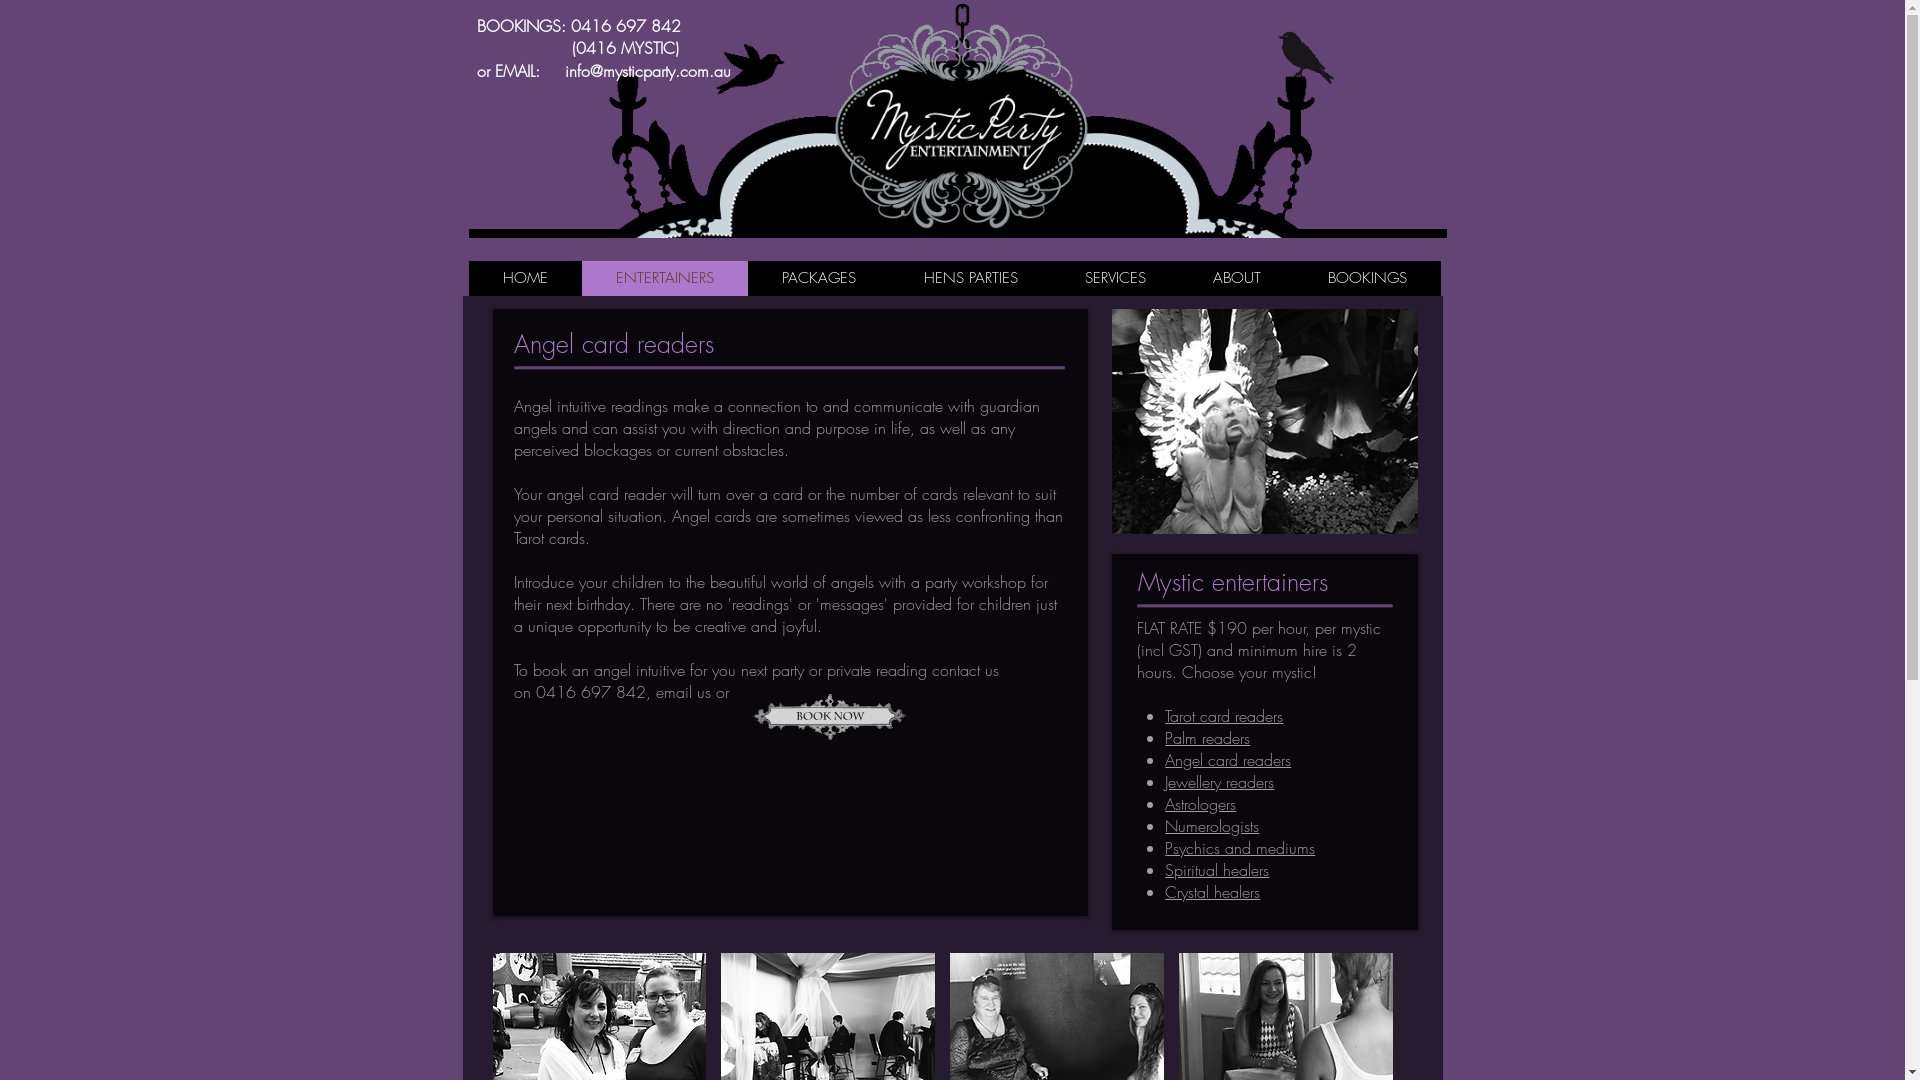  I want to click on 'Spiritual healers', so click(1216, 869).